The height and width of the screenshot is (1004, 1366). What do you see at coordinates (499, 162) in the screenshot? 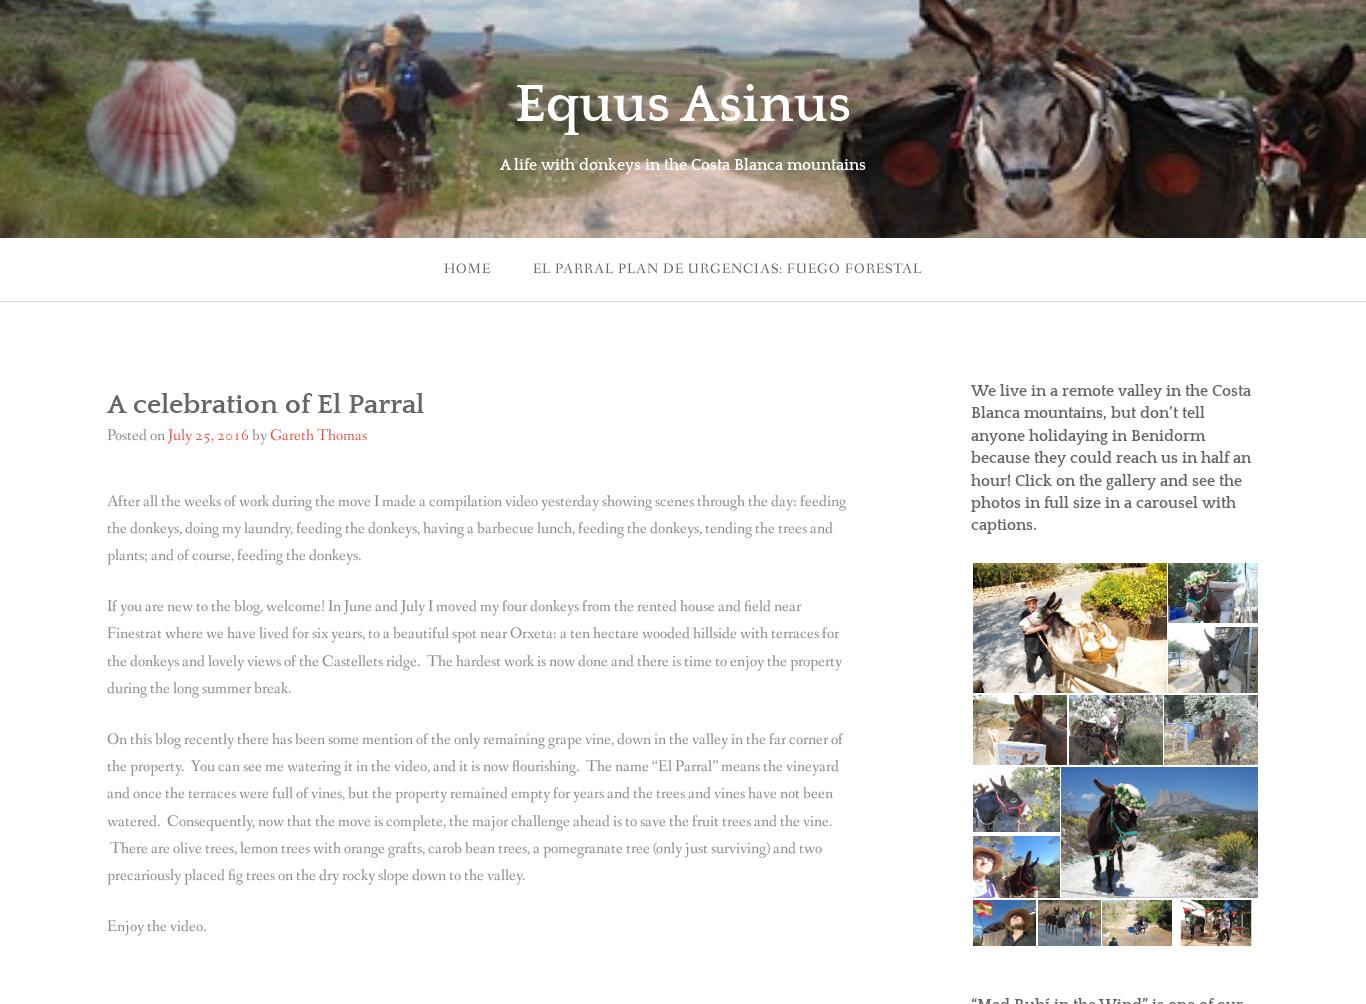
I see `'A life with donkeys in the Costa Blanca mountains'` at bounding box center [499, 162].